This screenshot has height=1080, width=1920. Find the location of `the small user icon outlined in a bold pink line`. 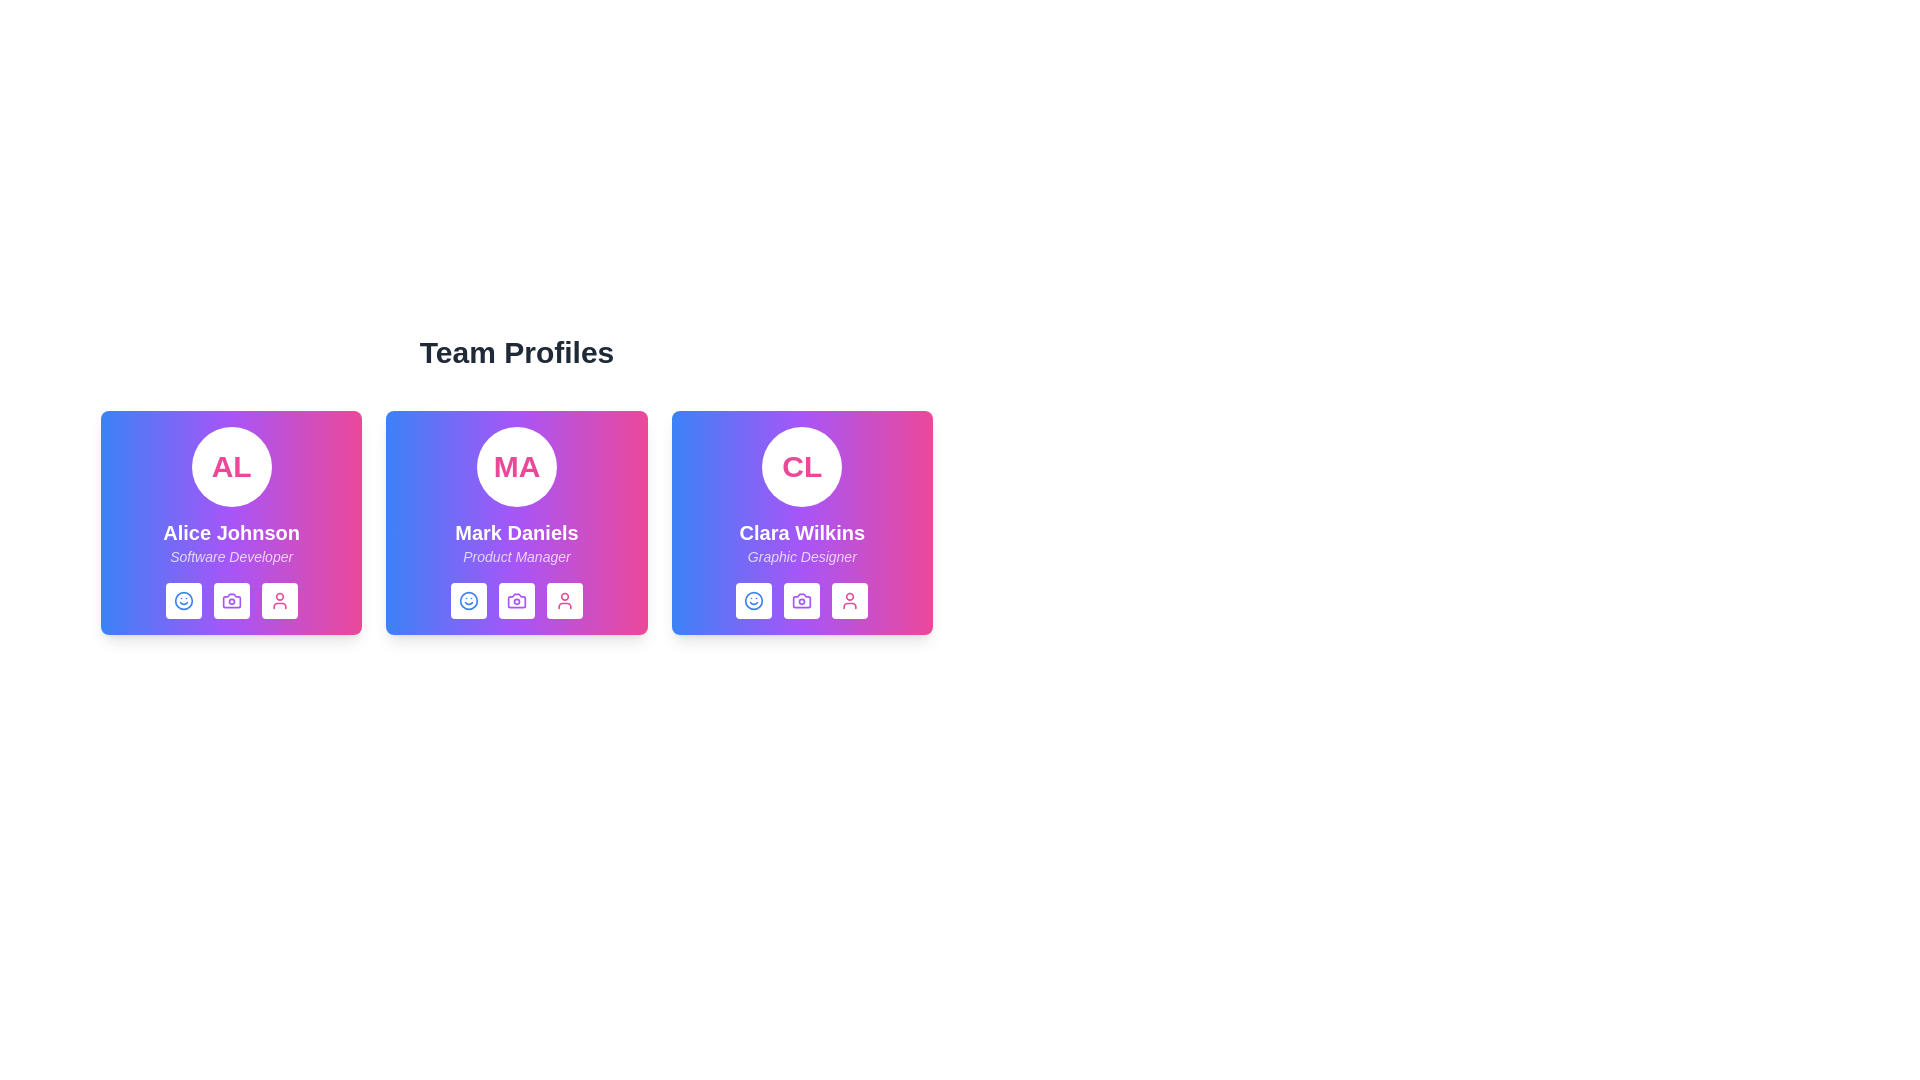

the small user icon outlined in a bold pink line is located at coordinates (278, 600).